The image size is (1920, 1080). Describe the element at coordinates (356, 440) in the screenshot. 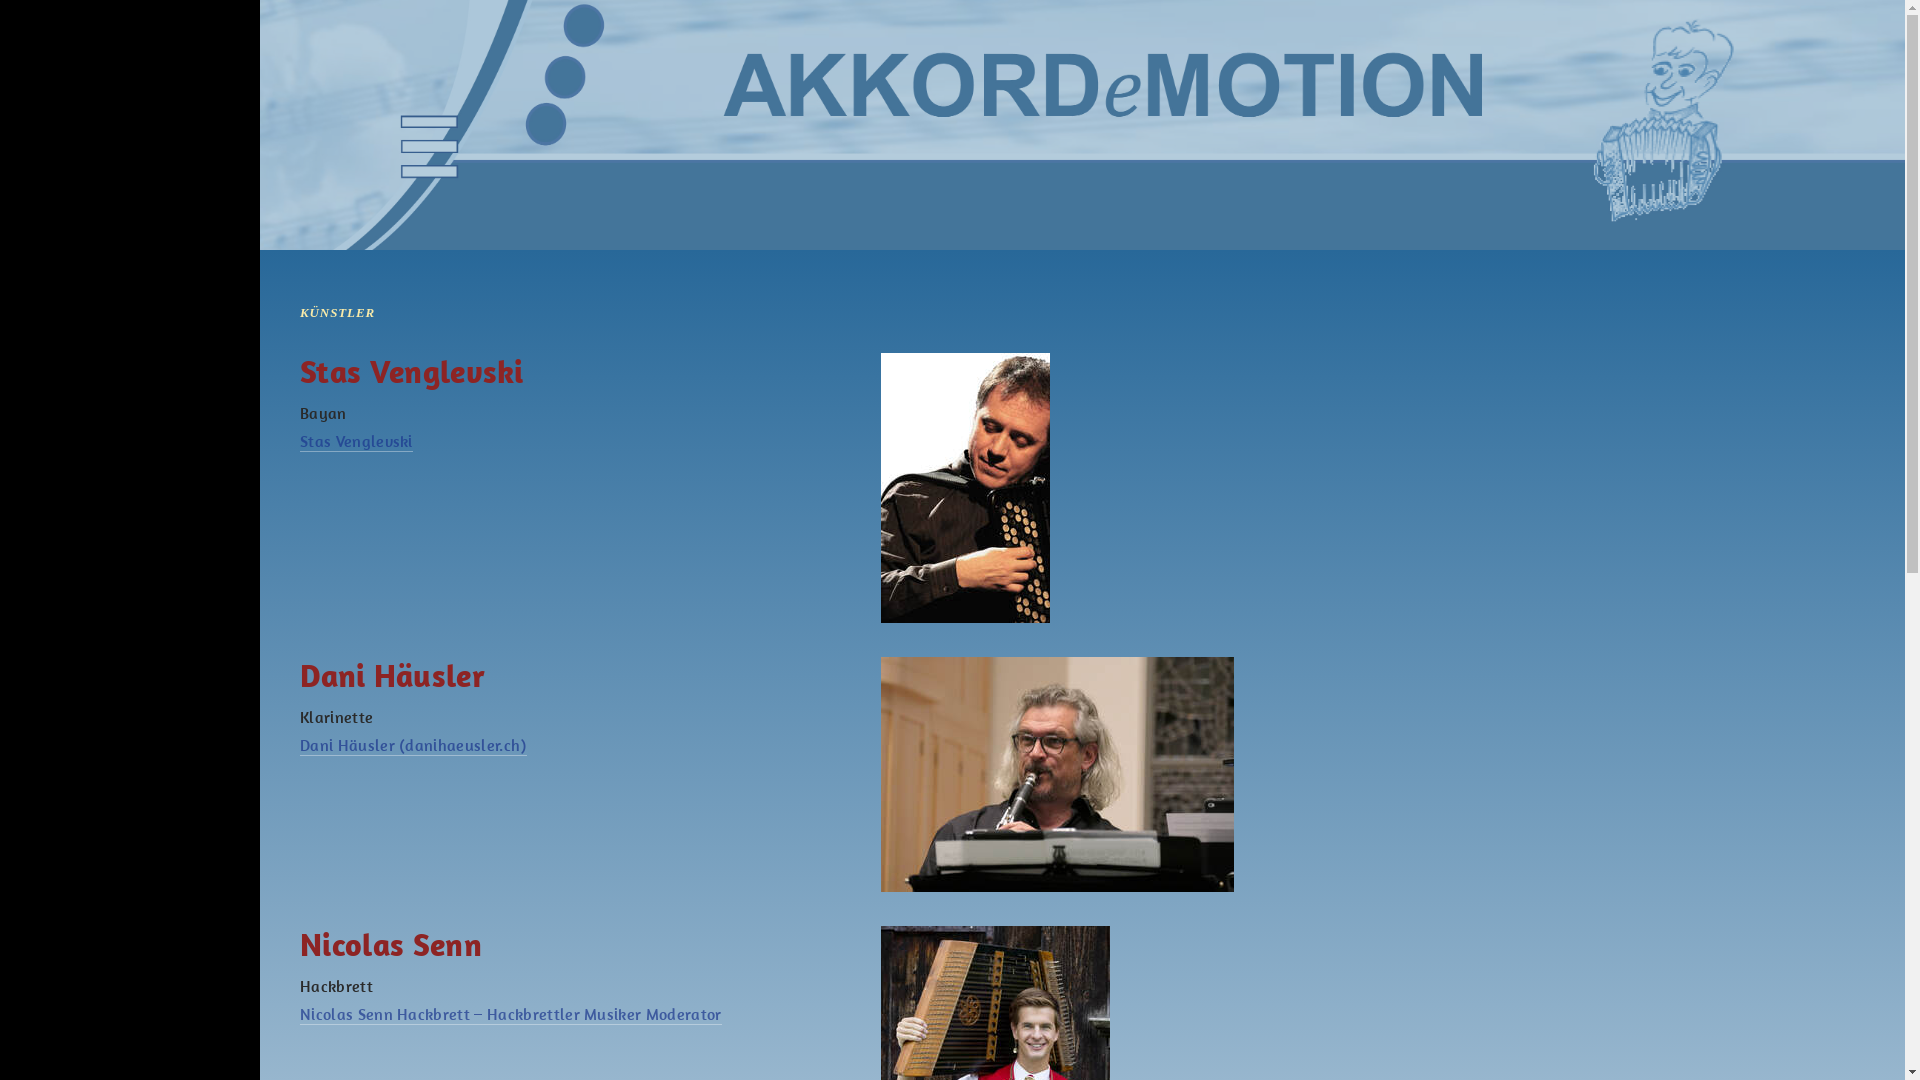

I see `'Stas Venglevski'` at that location.